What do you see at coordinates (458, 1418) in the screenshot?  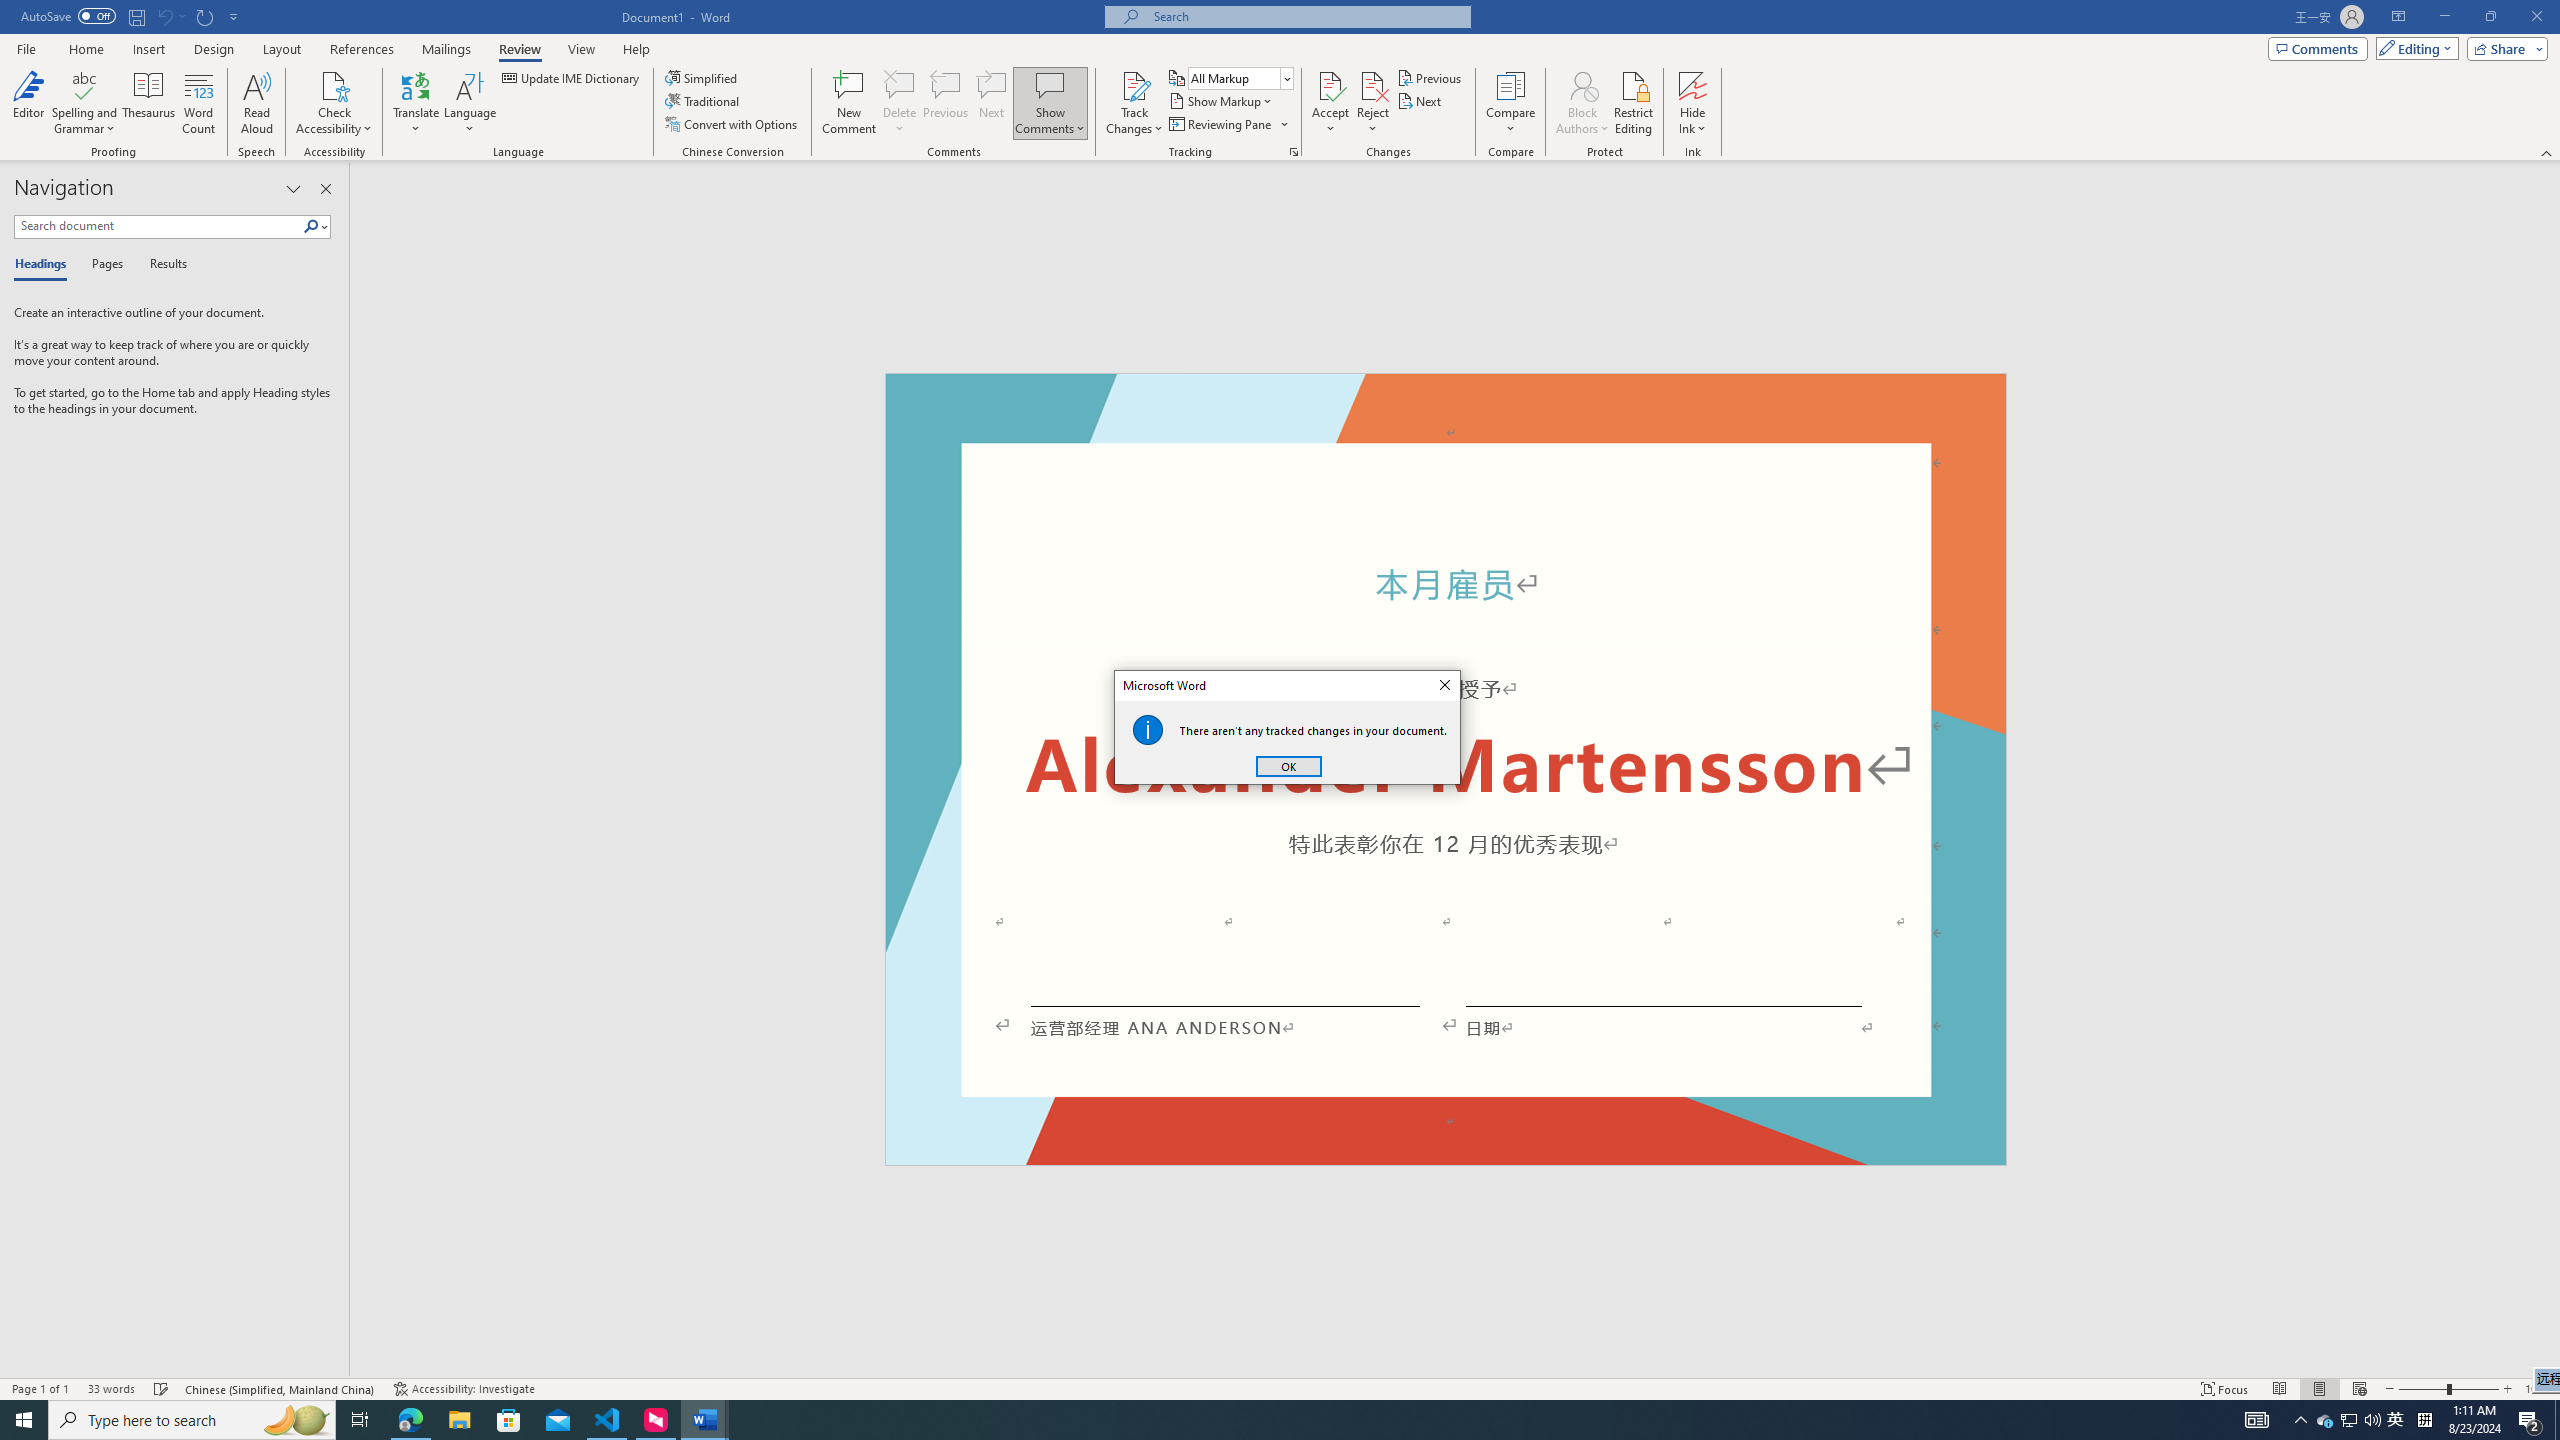 I see `'File Explorer'` at bounding box center [458, 1418].